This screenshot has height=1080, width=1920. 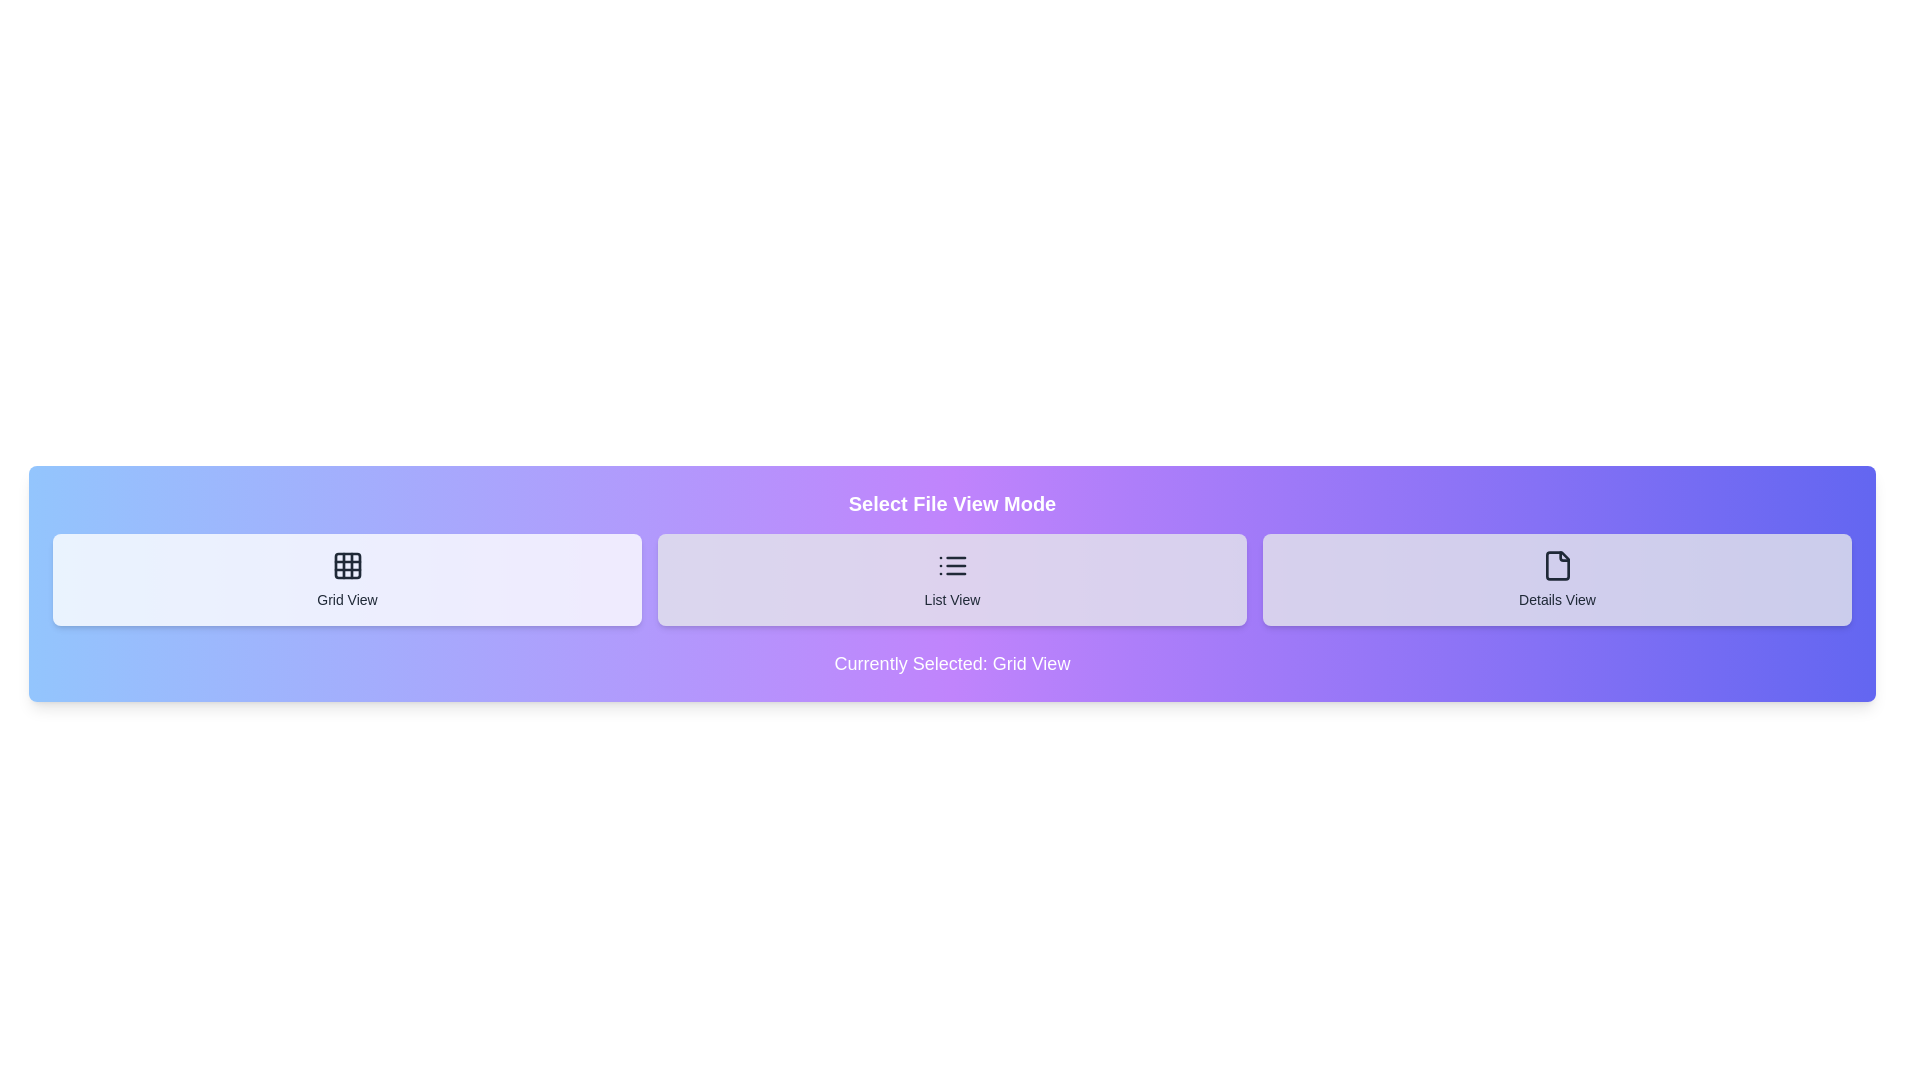 What do you see at coordinates (347, 579) in the screenshot?
I see `the Grid View button to observe its hover effect` at bounding box center [347, 579].